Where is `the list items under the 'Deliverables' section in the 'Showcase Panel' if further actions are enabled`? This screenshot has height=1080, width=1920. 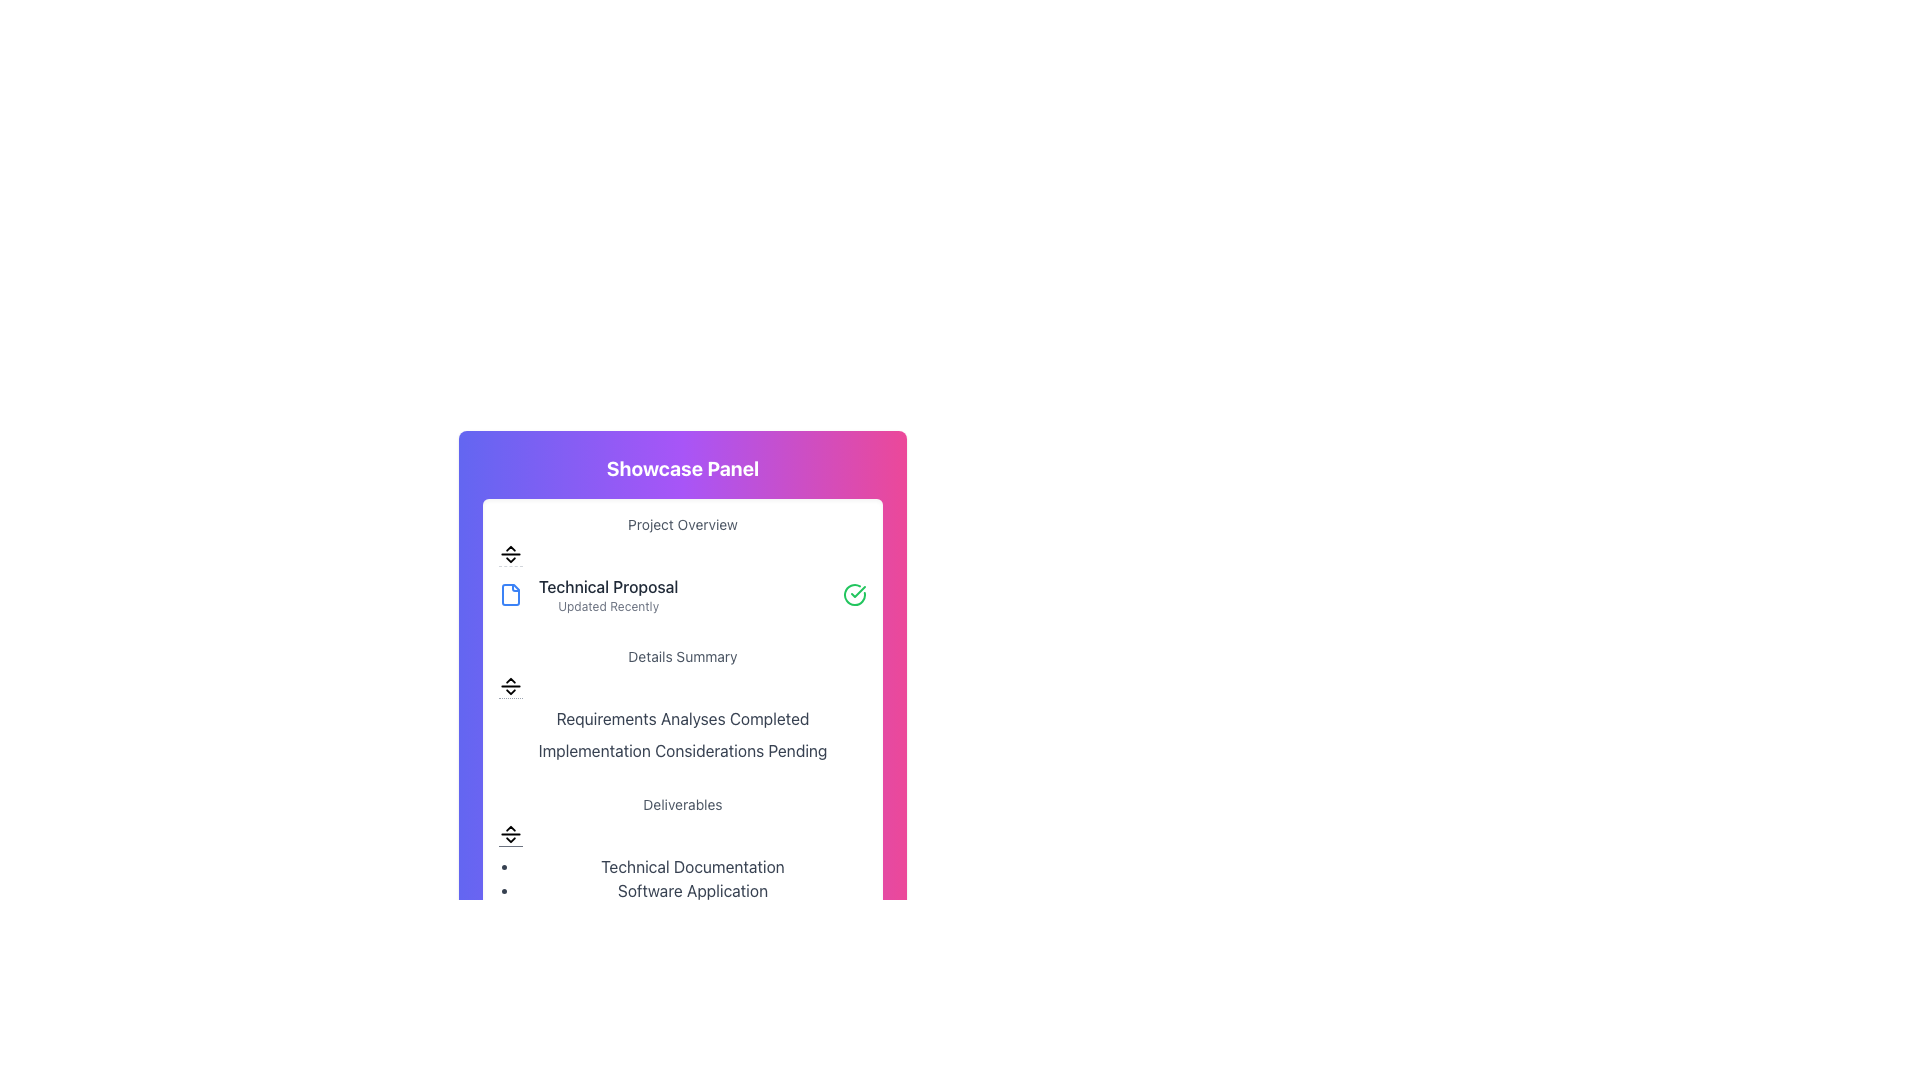 the list items under the 'Deliverables' section in the 'Showcase Panel' if further actions are enabled is located at coordinates (682, 859).